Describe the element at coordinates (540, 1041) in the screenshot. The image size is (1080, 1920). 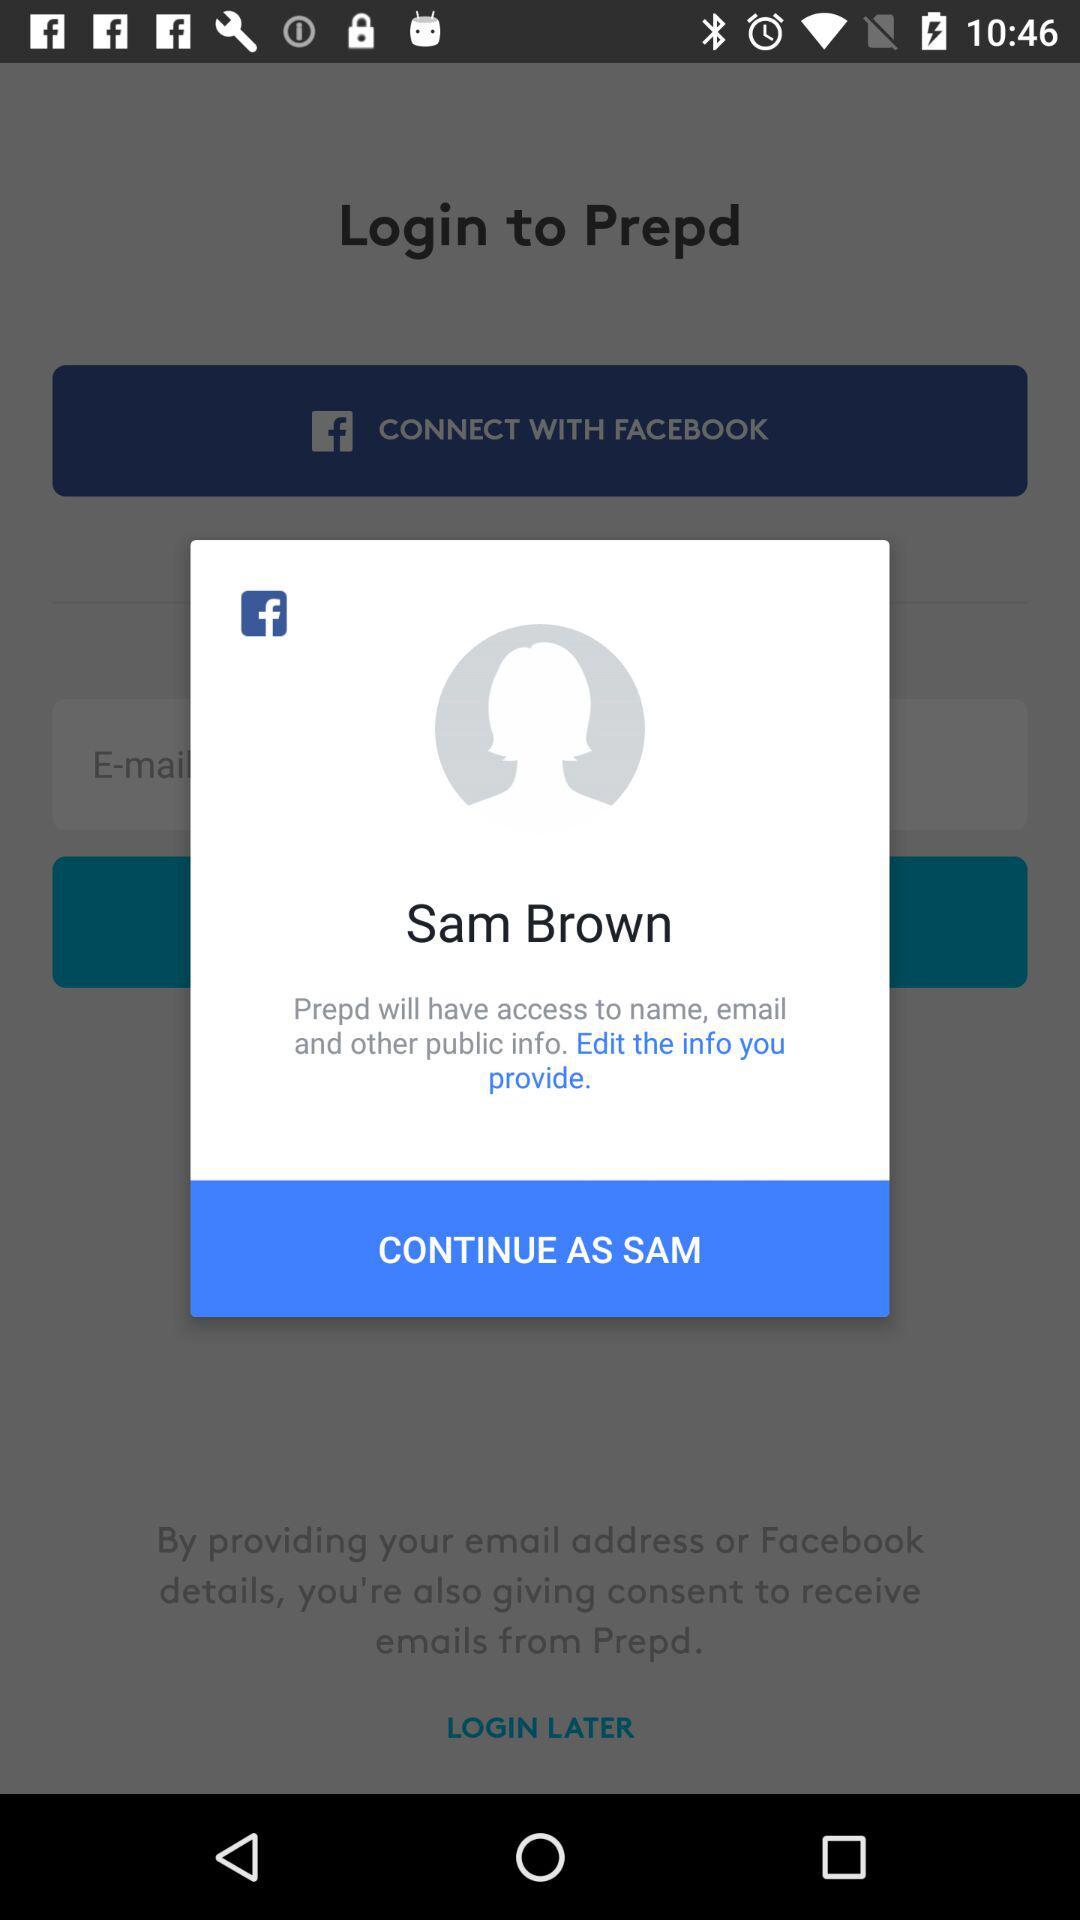
I see `the item below sam brown` at that location.